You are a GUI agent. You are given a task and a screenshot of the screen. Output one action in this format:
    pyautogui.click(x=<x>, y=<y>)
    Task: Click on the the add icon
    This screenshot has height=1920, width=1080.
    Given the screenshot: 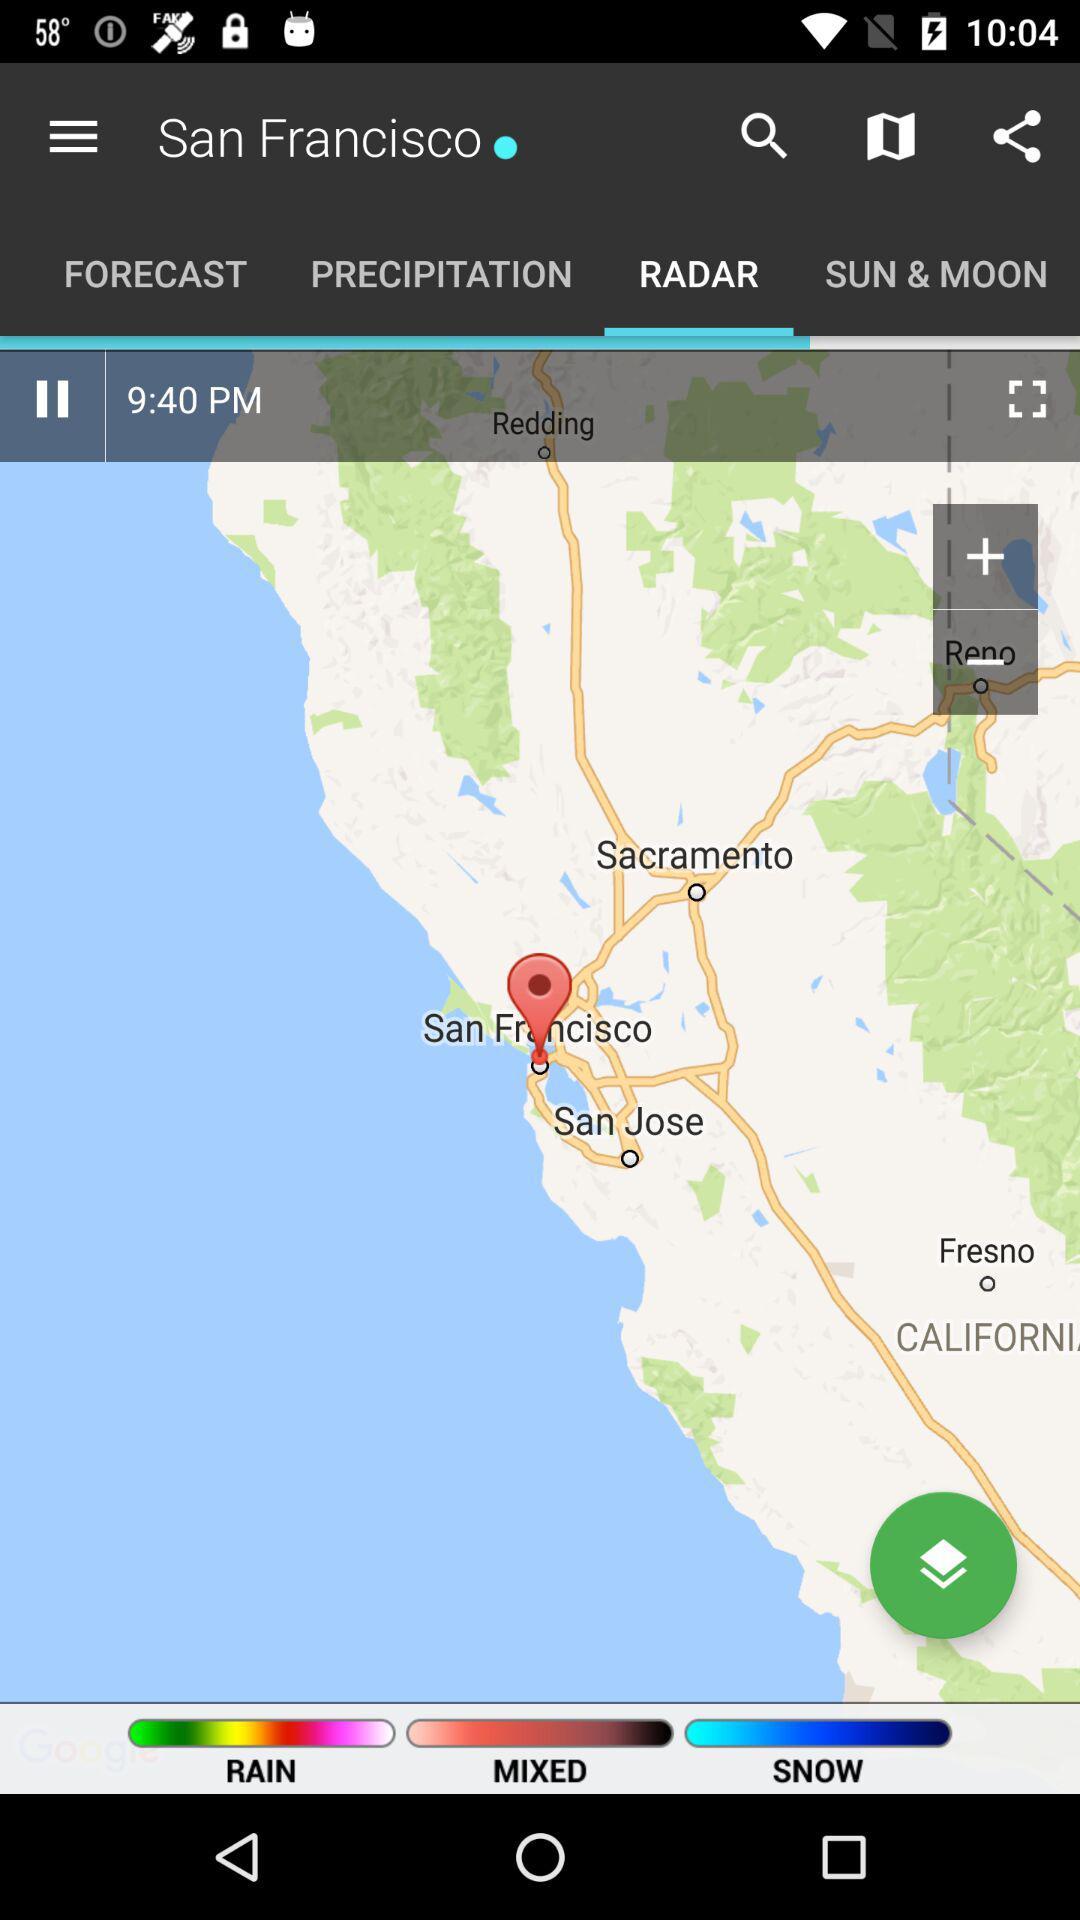 What is the action you would take?
    pyautogui.click(x=984, y=556)
    